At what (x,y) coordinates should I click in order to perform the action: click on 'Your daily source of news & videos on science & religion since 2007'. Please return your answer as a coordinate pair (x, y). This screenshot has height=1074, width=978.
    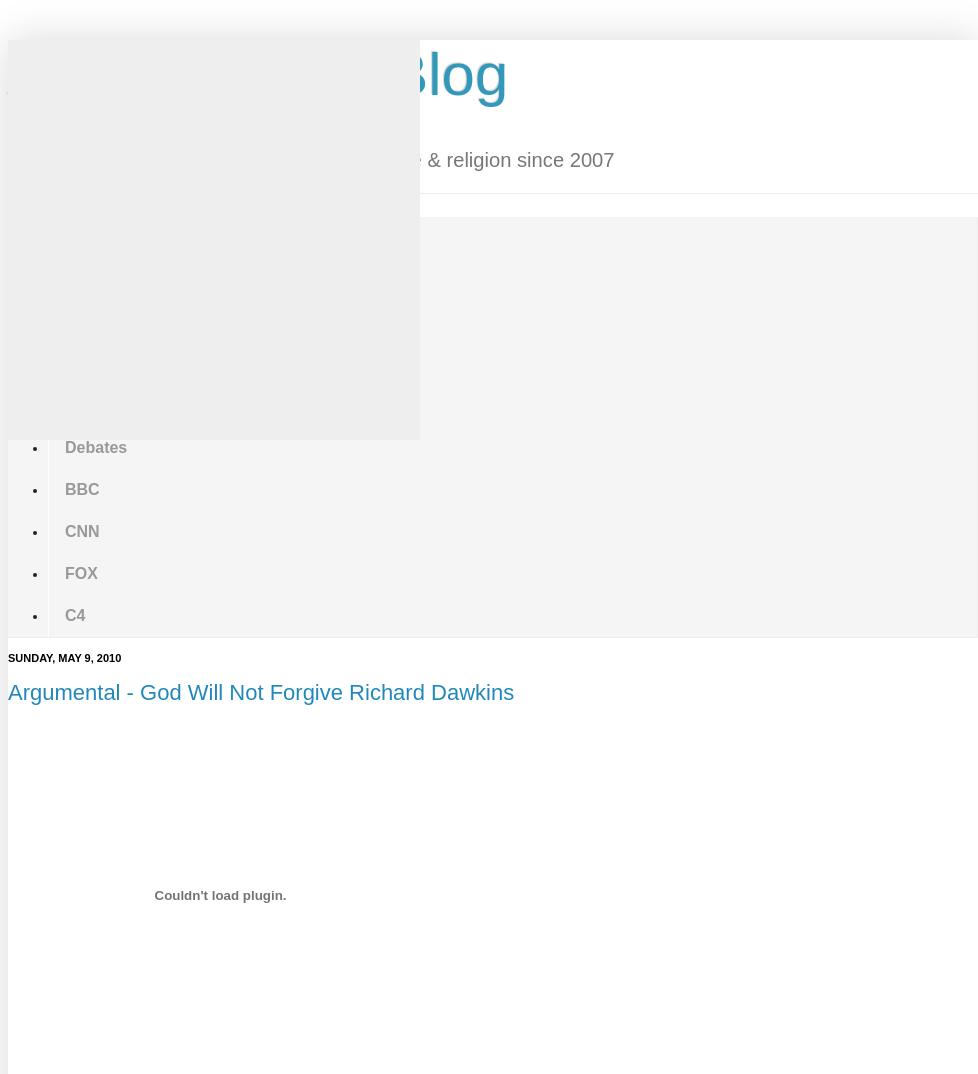
    Looking at the image, I should click on (310, 159).